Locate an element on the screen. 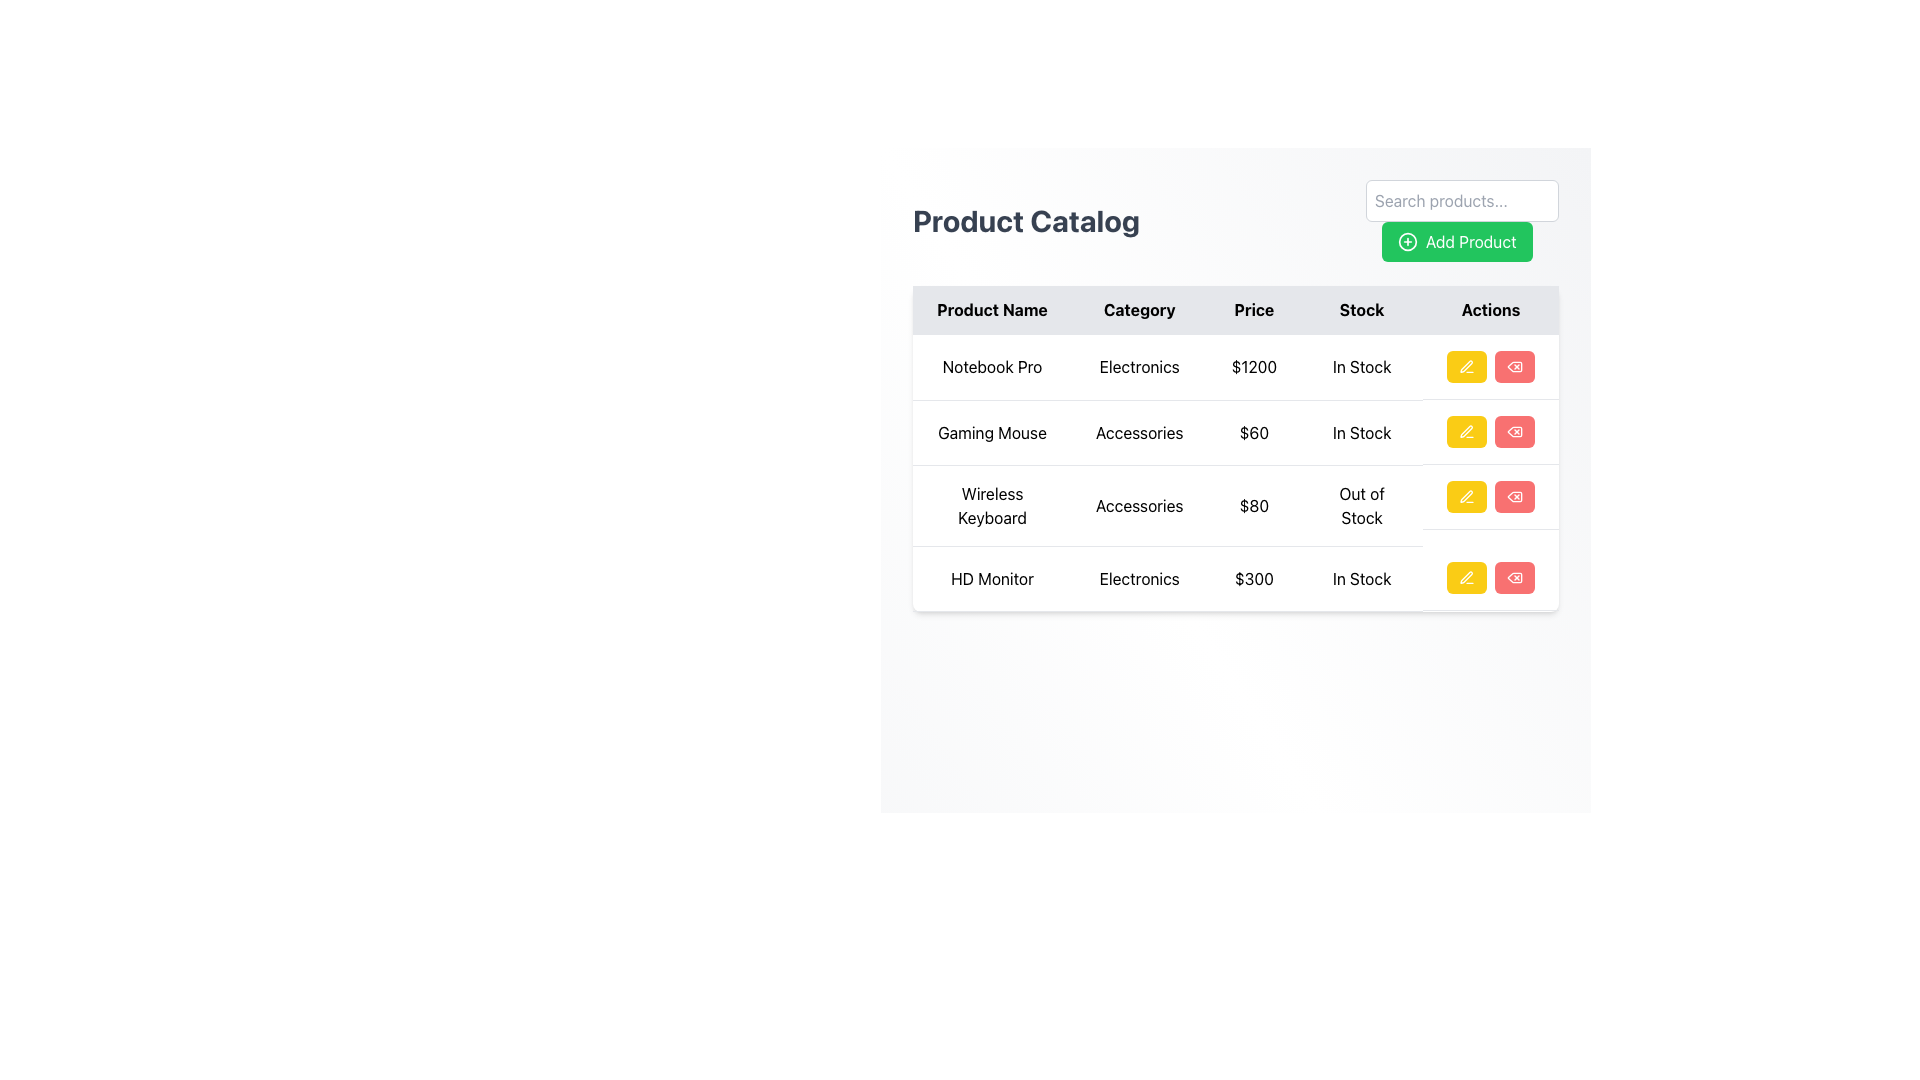 The height and width of the screenshot is (1080, 1920). the Text Label that serves as the column header for product names, located at the top-left corner of the table is located at coordinates (992, 310).